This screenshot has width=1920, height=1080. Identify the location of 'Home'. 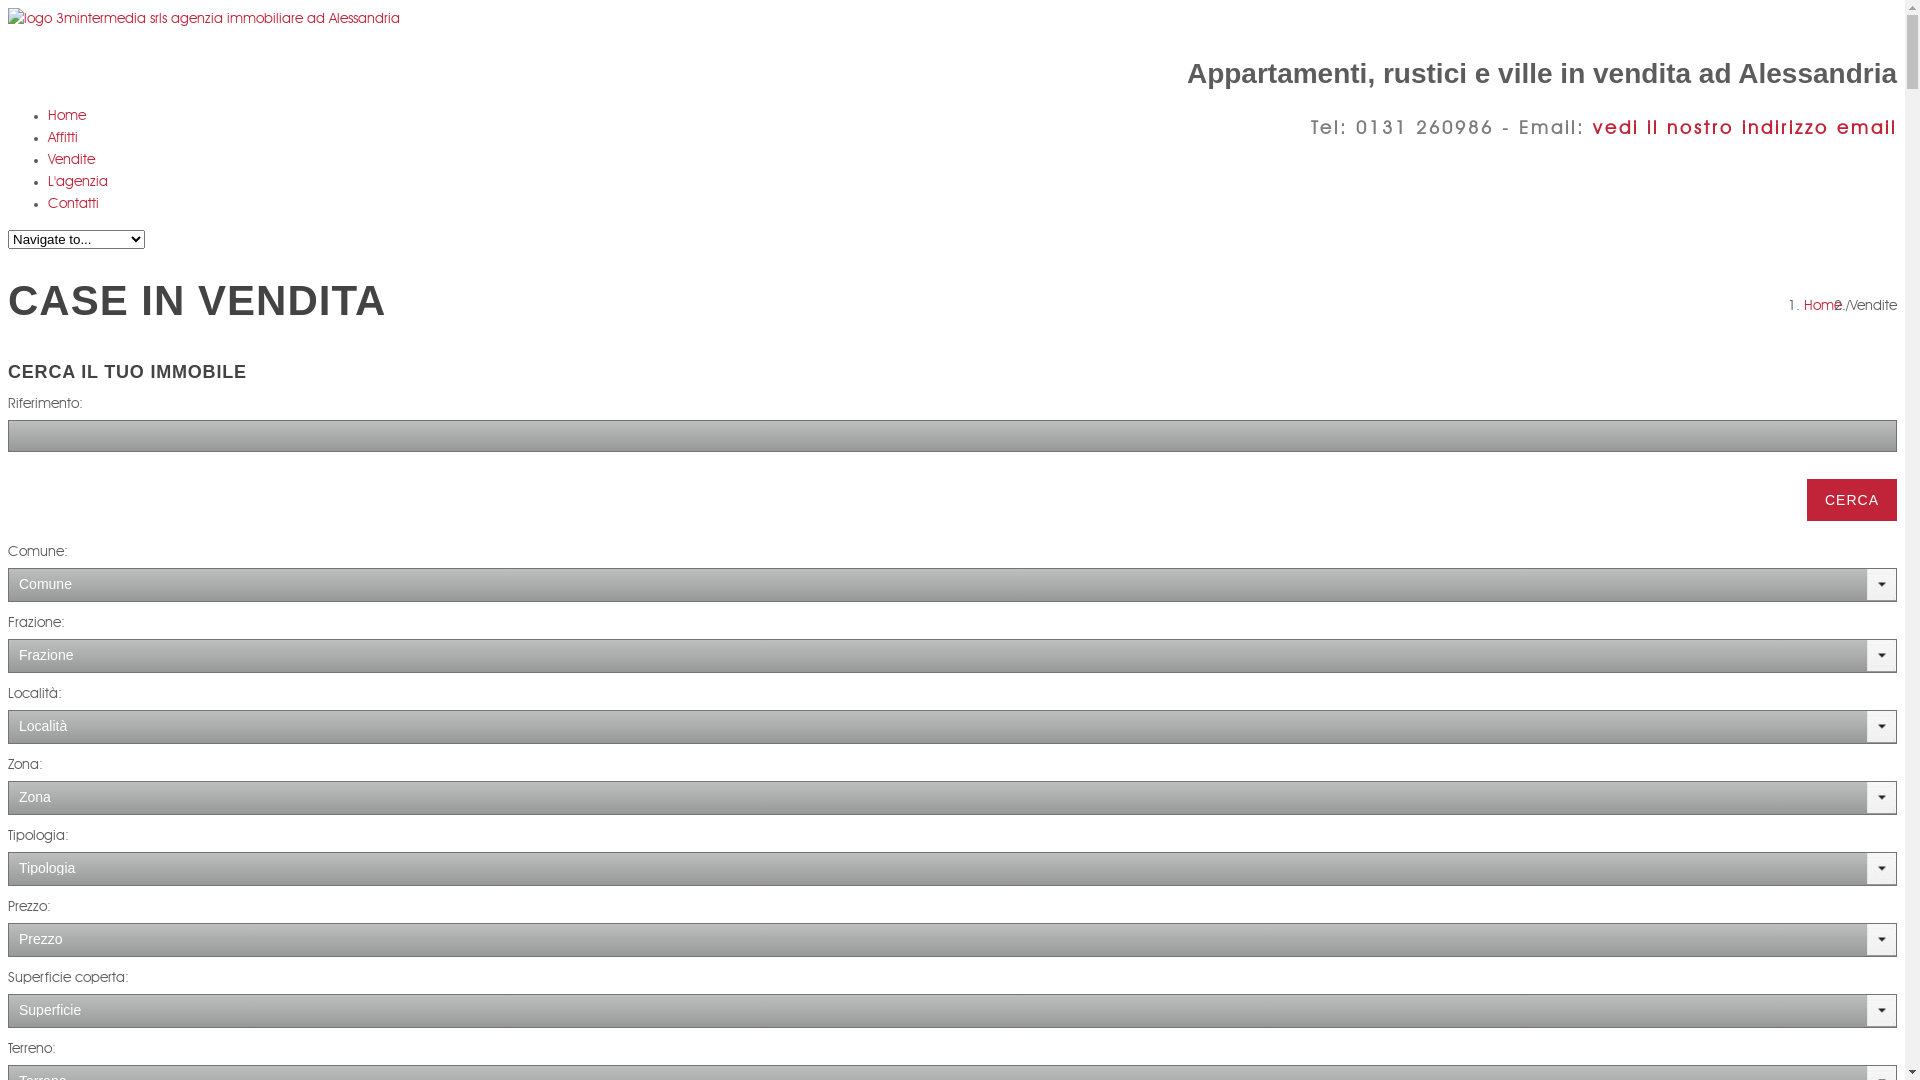
(67, 115).